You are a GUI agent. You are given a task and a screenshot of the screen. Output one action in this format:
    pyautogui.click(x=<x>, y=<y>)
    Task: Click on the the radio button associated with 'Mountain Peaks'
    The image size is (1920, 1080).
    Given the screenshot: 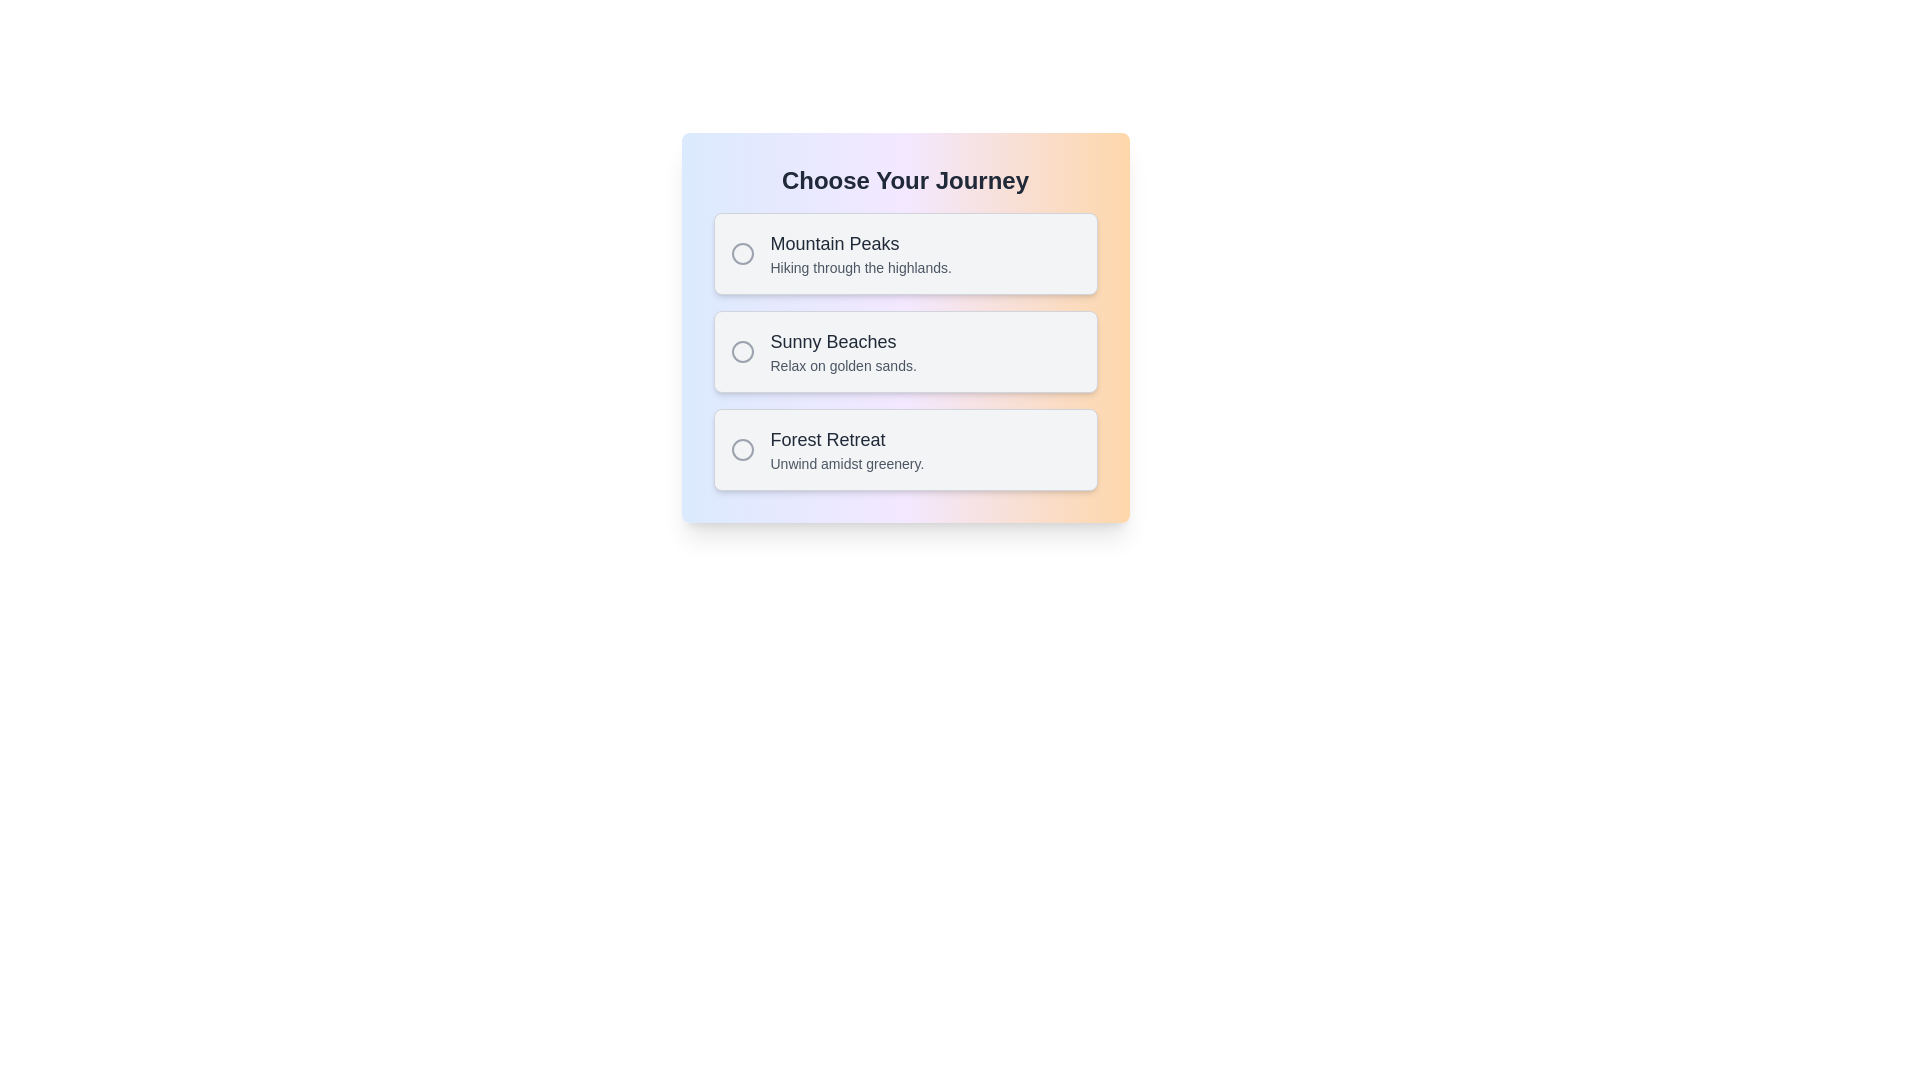 What is the action you would take?
    pyautogui.click(x=741, y=253)
    